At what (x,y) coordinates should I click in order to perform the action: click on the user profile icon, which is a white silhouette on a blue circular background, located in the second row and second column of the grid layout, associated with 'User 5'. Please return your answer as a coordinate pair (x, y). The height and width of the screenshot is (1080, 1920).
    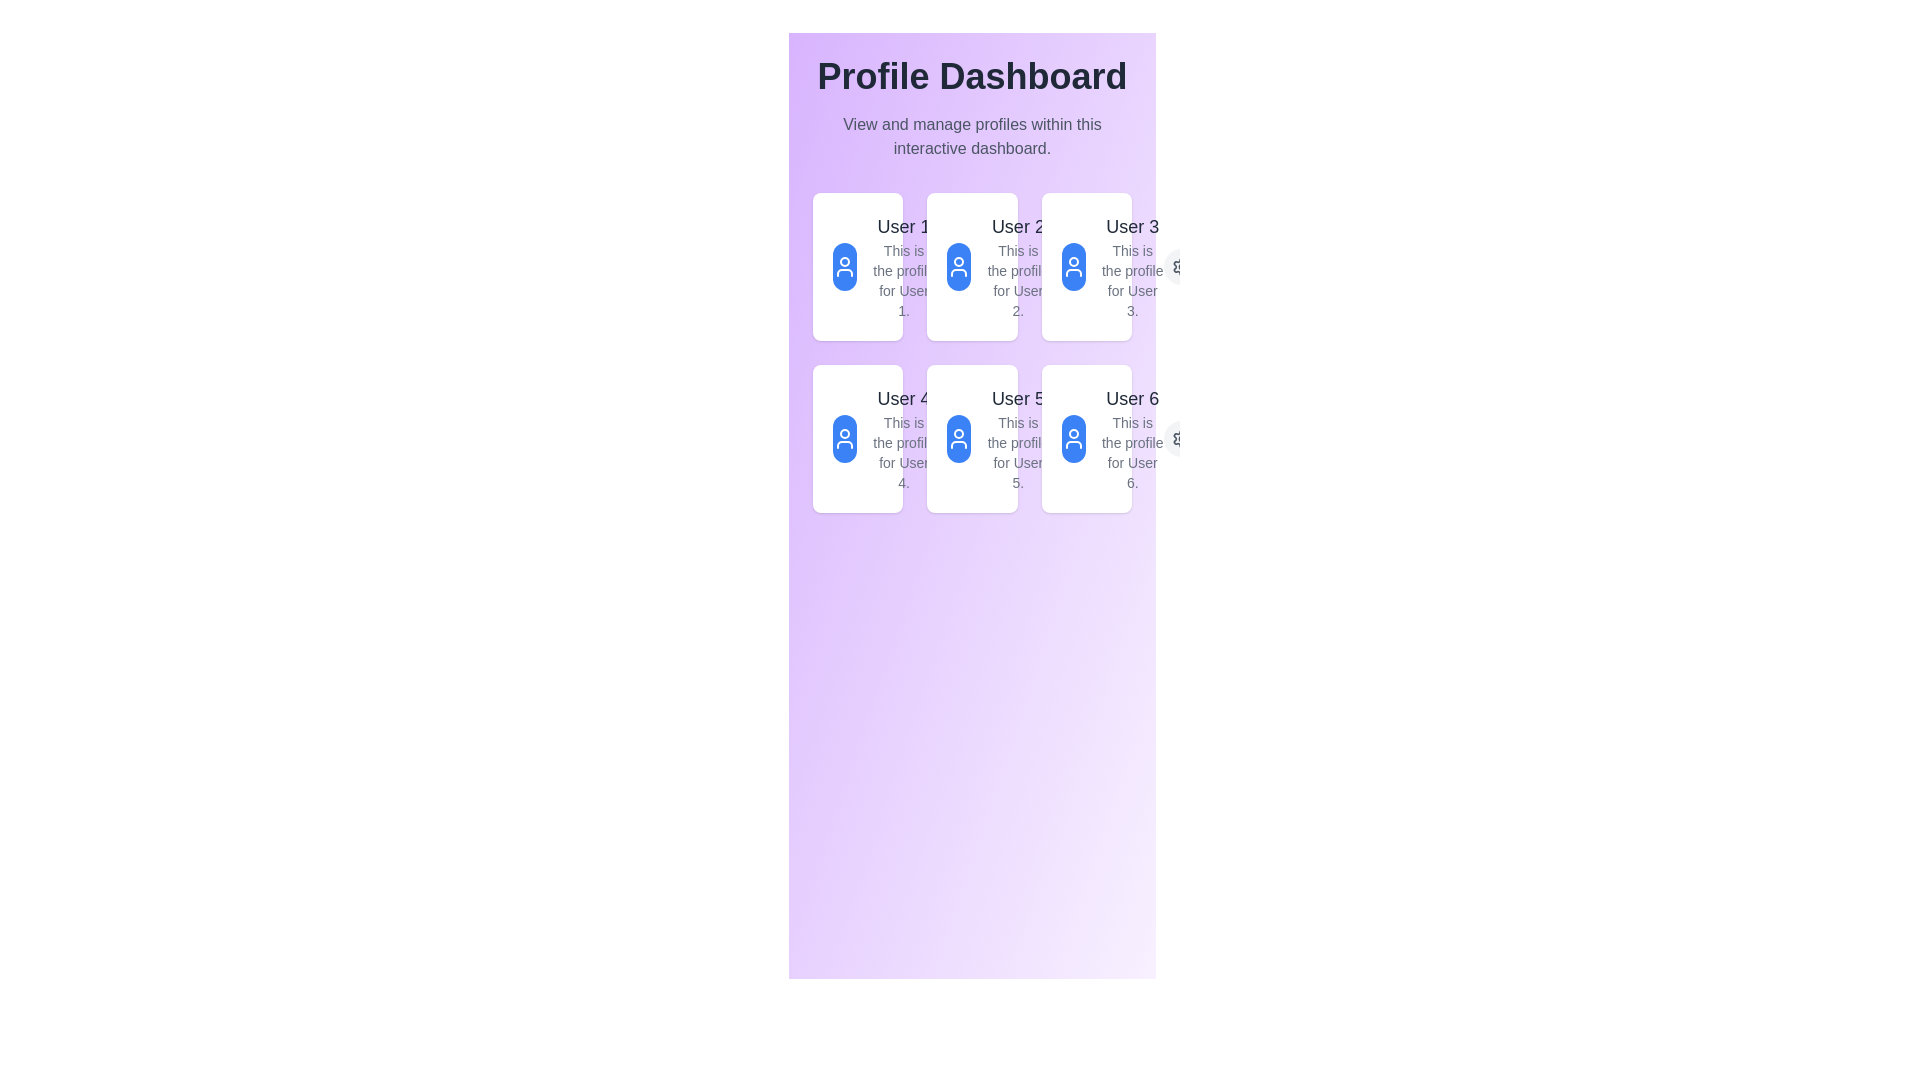
    Looking at the image, I should click on (958, 438).